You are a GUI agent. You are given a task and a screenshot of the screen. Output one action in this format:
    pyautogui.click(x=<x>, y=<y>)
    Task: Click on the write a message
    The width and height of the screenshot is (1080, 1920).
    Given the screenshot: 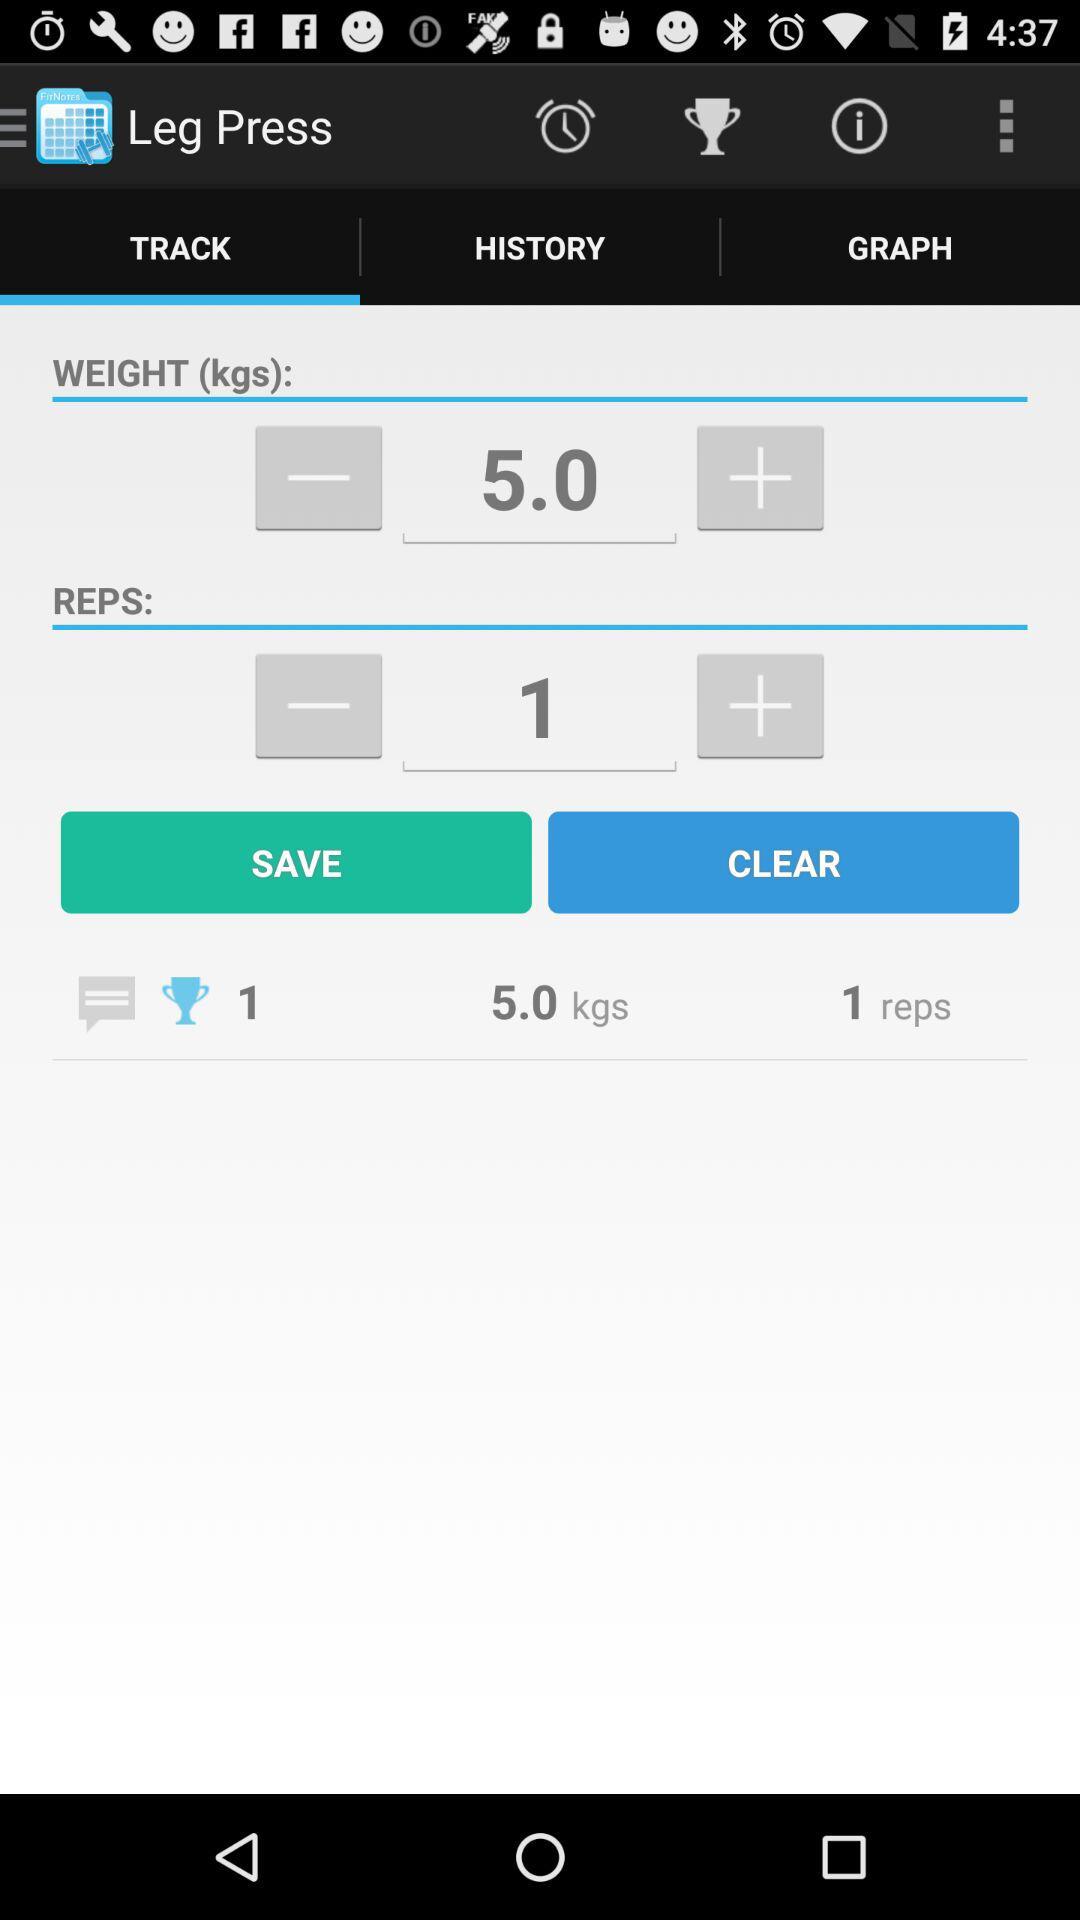 What is the action you would take?
    pyautogui.click(x=106, y=1004)
    